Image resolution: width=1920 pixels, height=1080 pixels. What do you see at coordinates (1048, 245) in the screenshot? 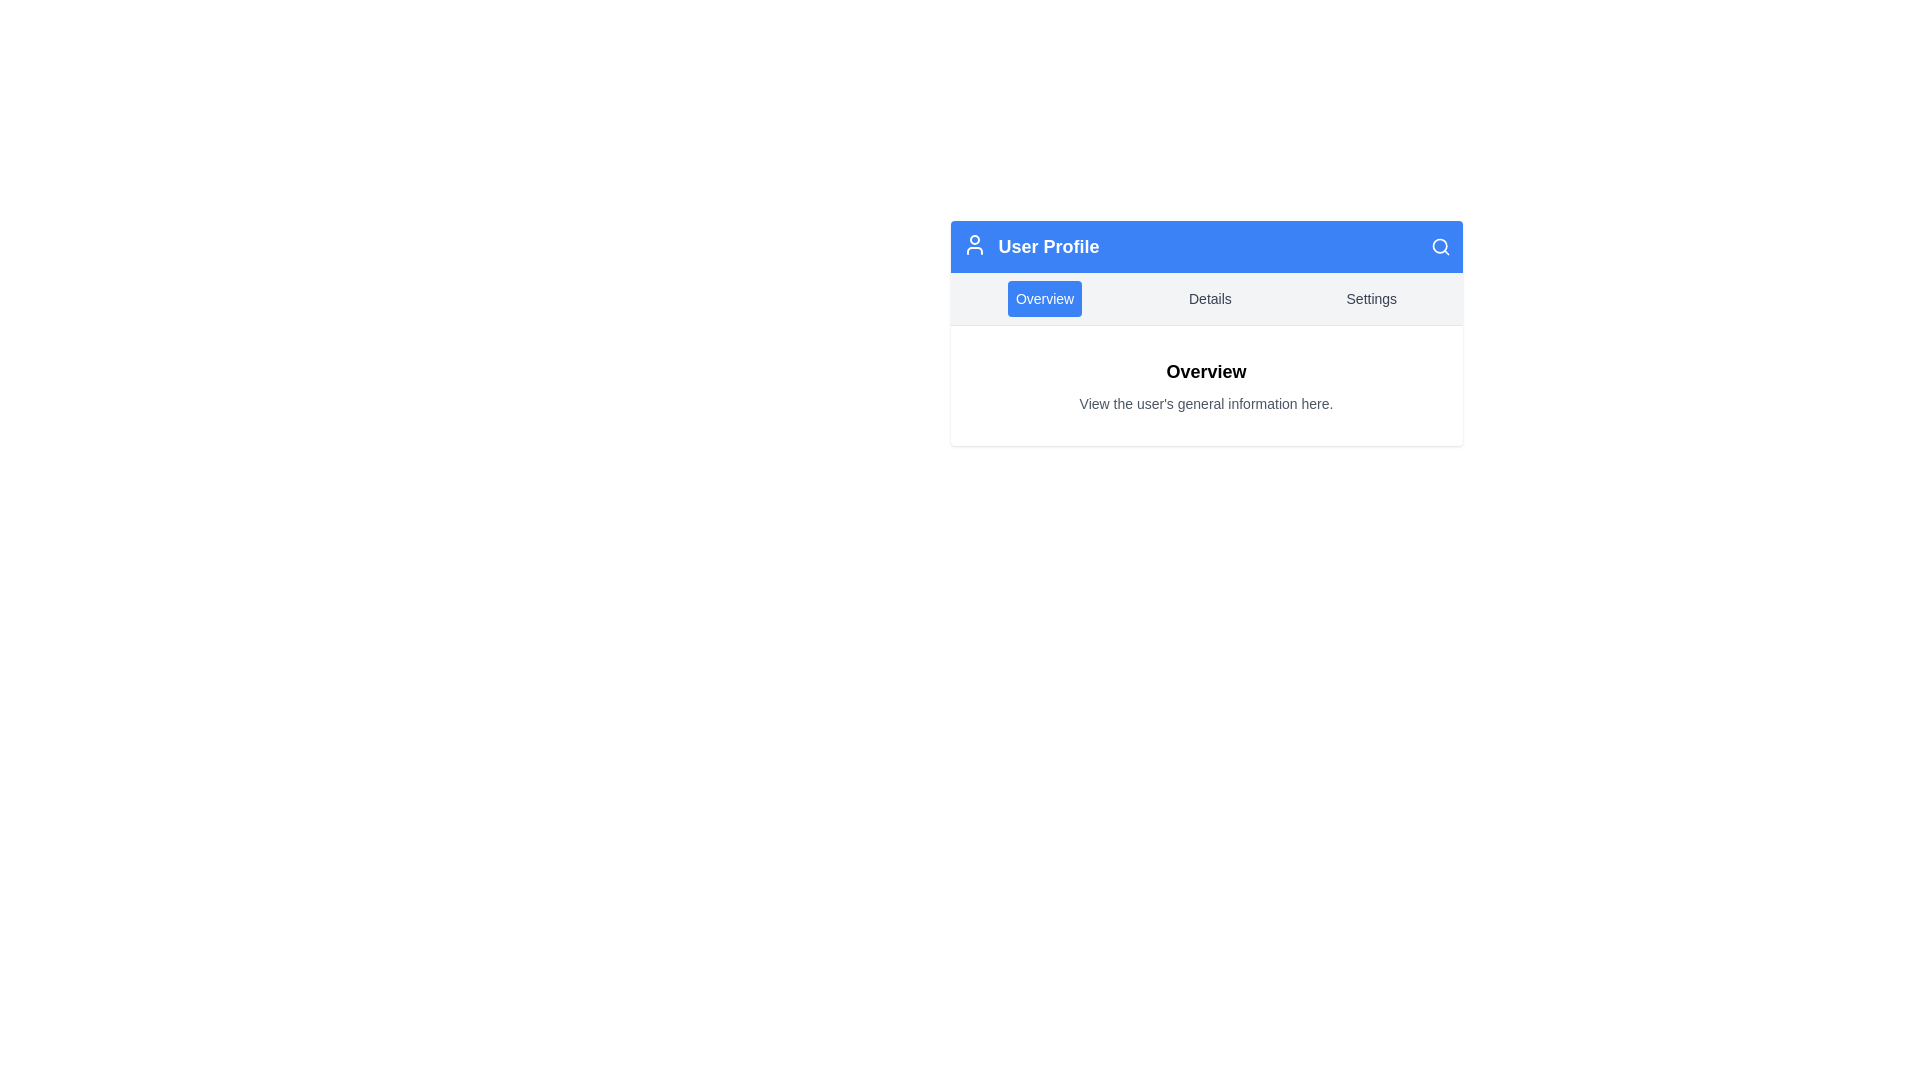
I see `the 'User Profile' text element, which is styled in a larger bold font and located within a blue header section, positioned between a user profile icon and a search icon at the top-center of the page` at bounding box center [1048, 245].